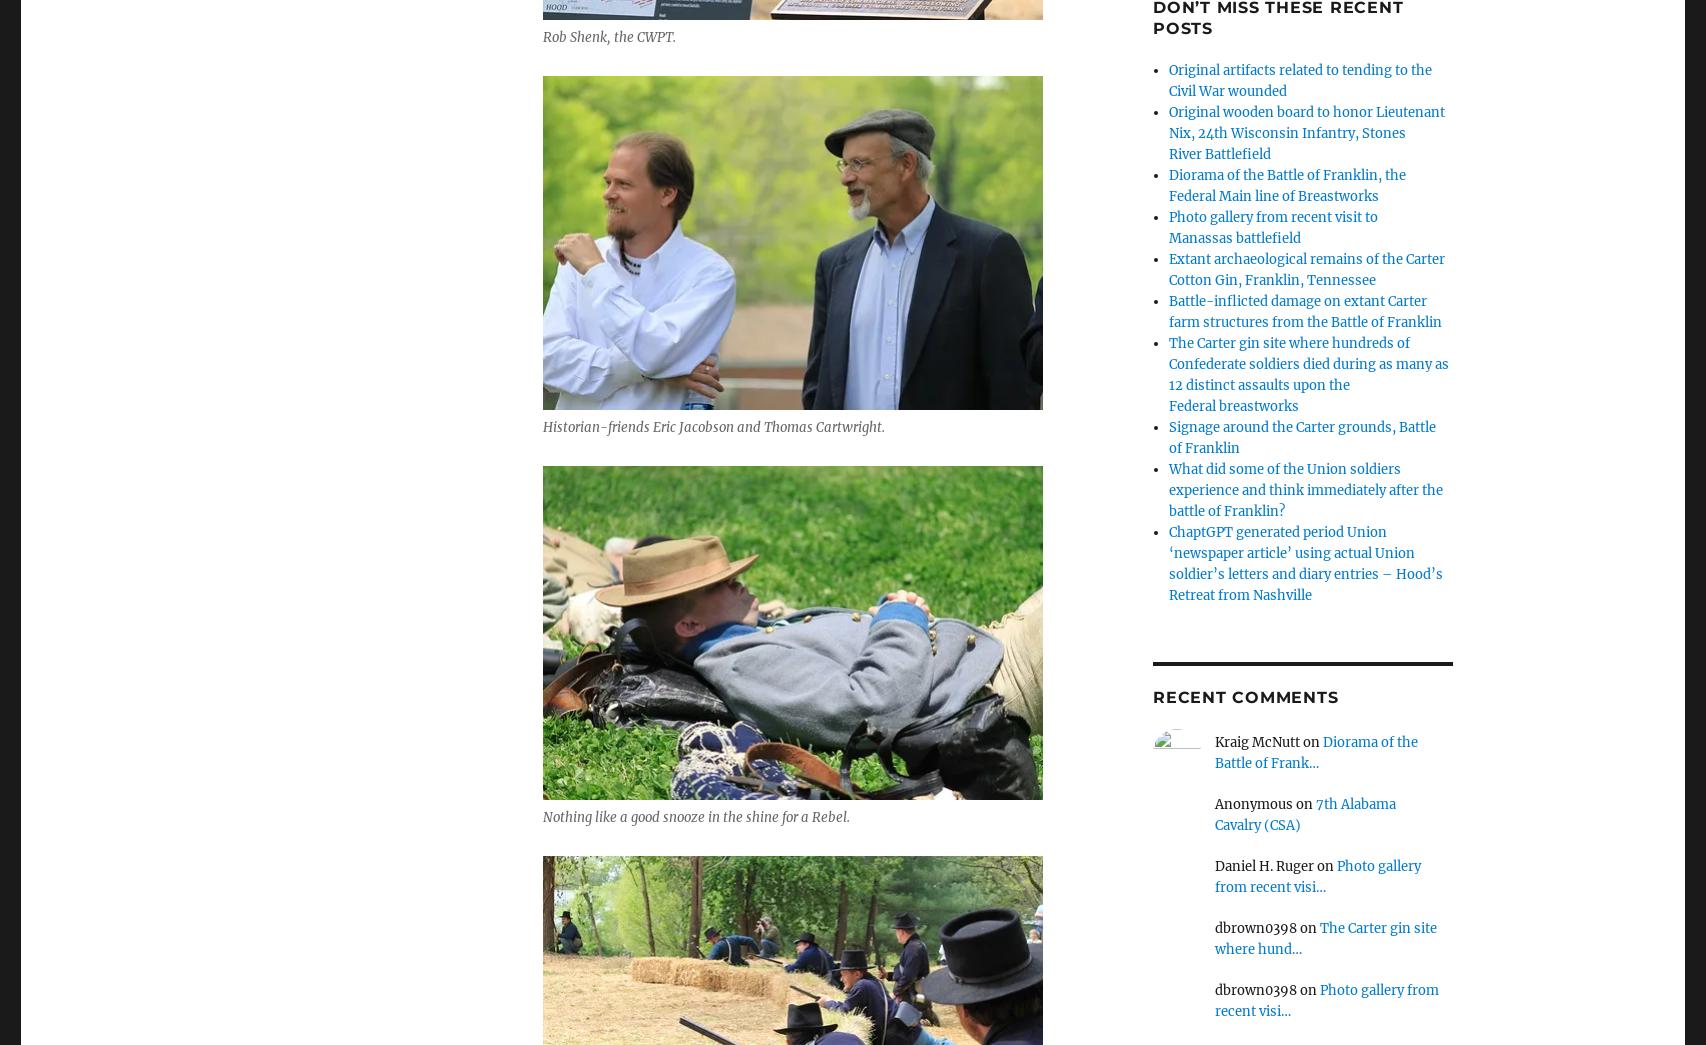  Describe the element at coordinates (1304, 812) in the screenshot. I see `'7th Alabama Cavalry (CSA)'` at that location.